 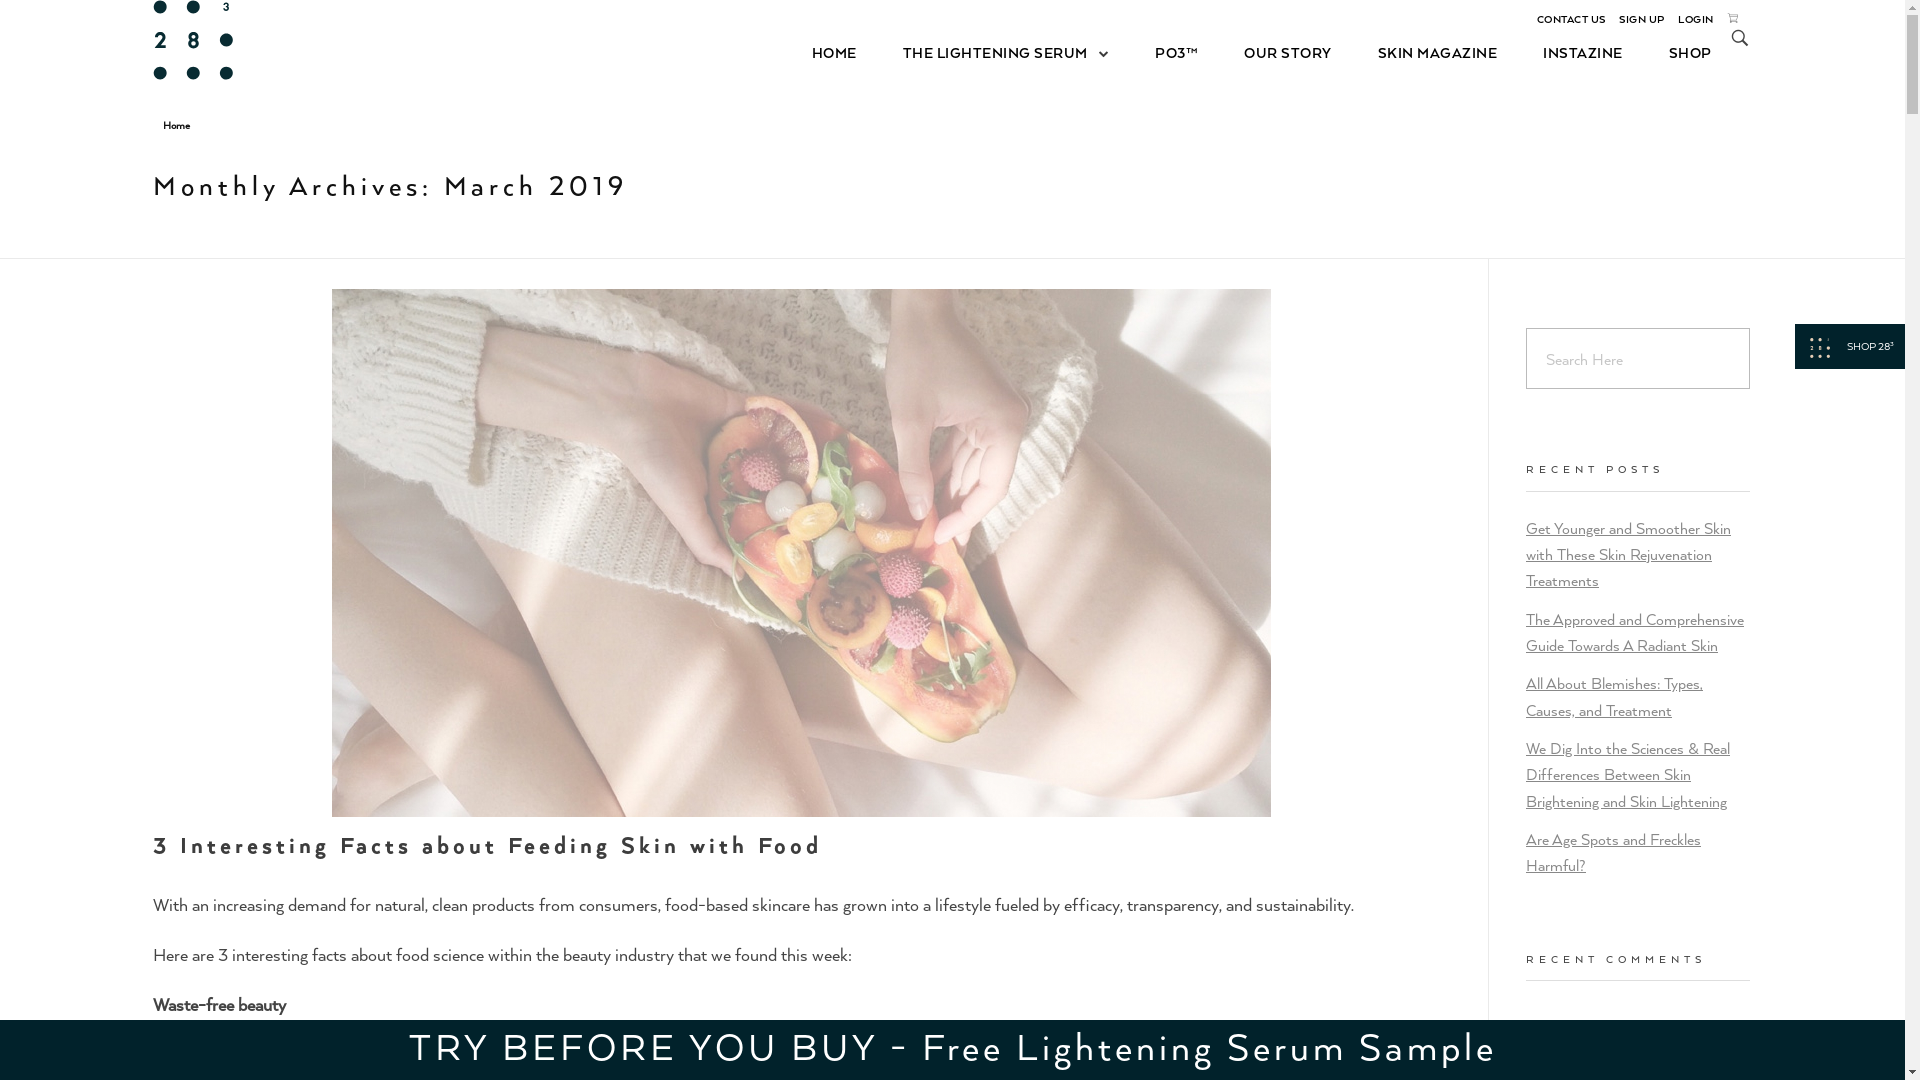 I want to click on 'LOGIN', so click(x=1678, y=19).